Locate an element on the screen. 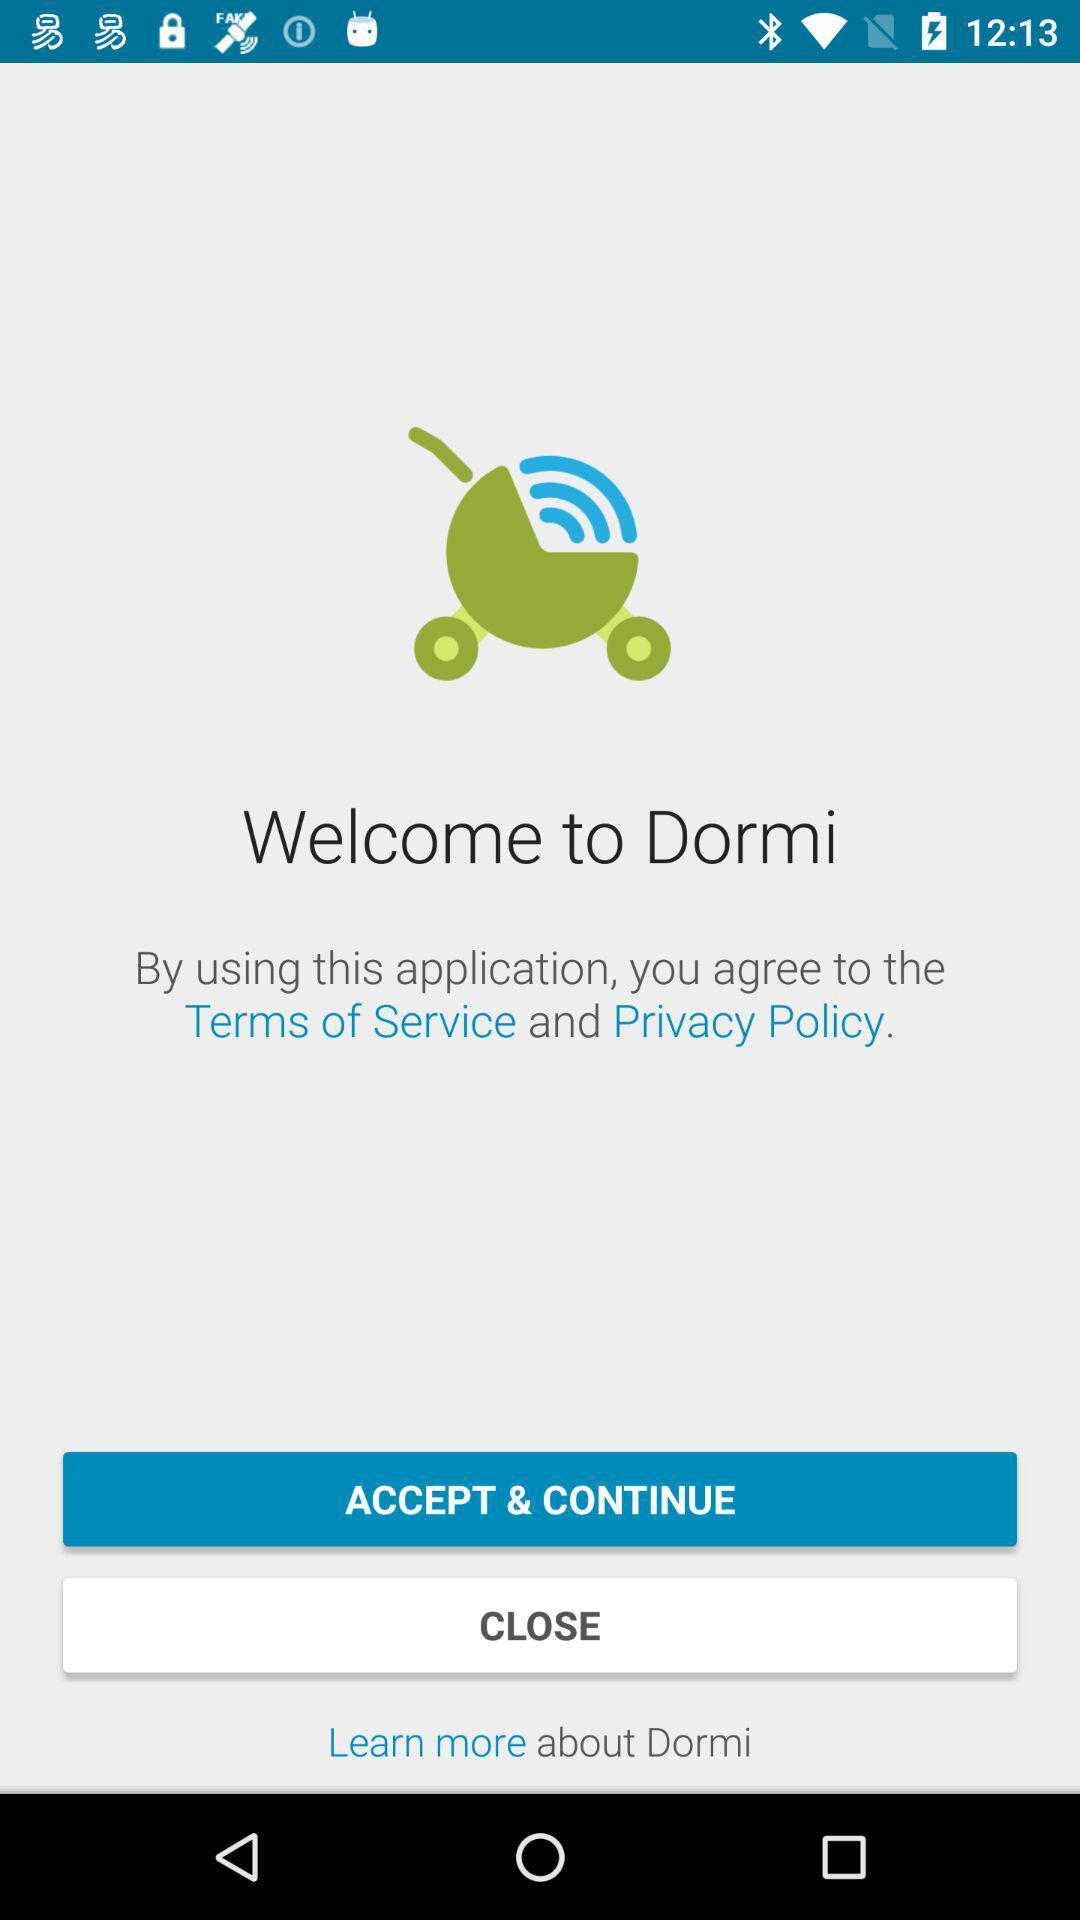 Image resolution: width=1080 pixels, height=1920 pixels. icon above the accept & continue item is located at coordinates (540, 993).